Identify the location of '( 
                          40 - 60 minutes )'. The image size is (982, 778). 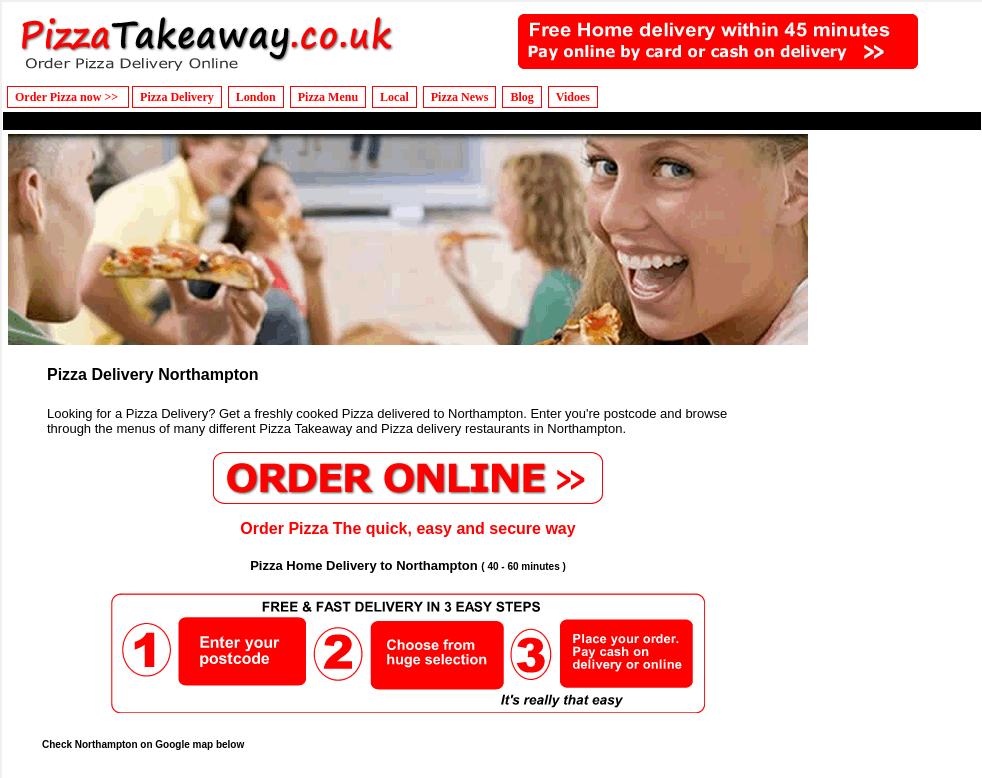
(522, 565).